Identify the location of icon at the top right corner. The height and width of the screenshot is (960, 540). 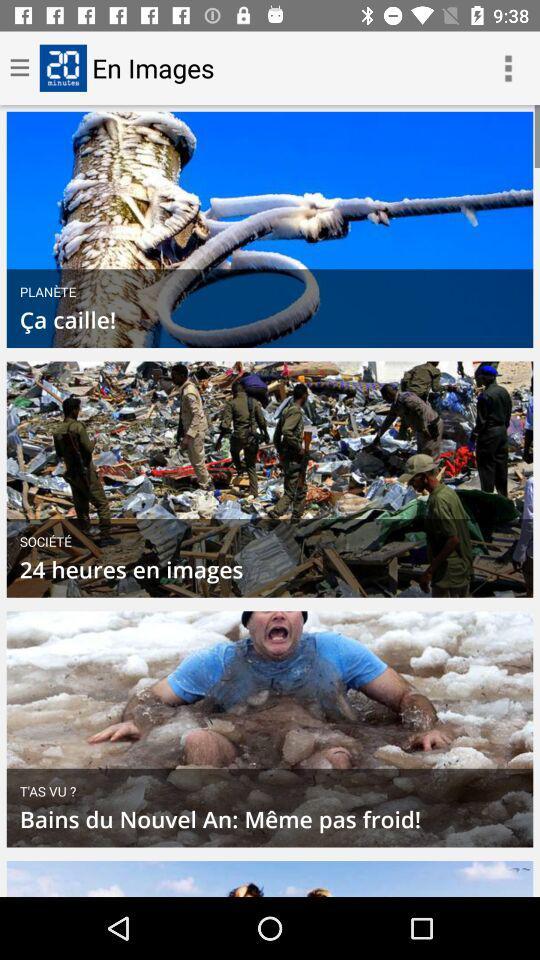
(508, 68).